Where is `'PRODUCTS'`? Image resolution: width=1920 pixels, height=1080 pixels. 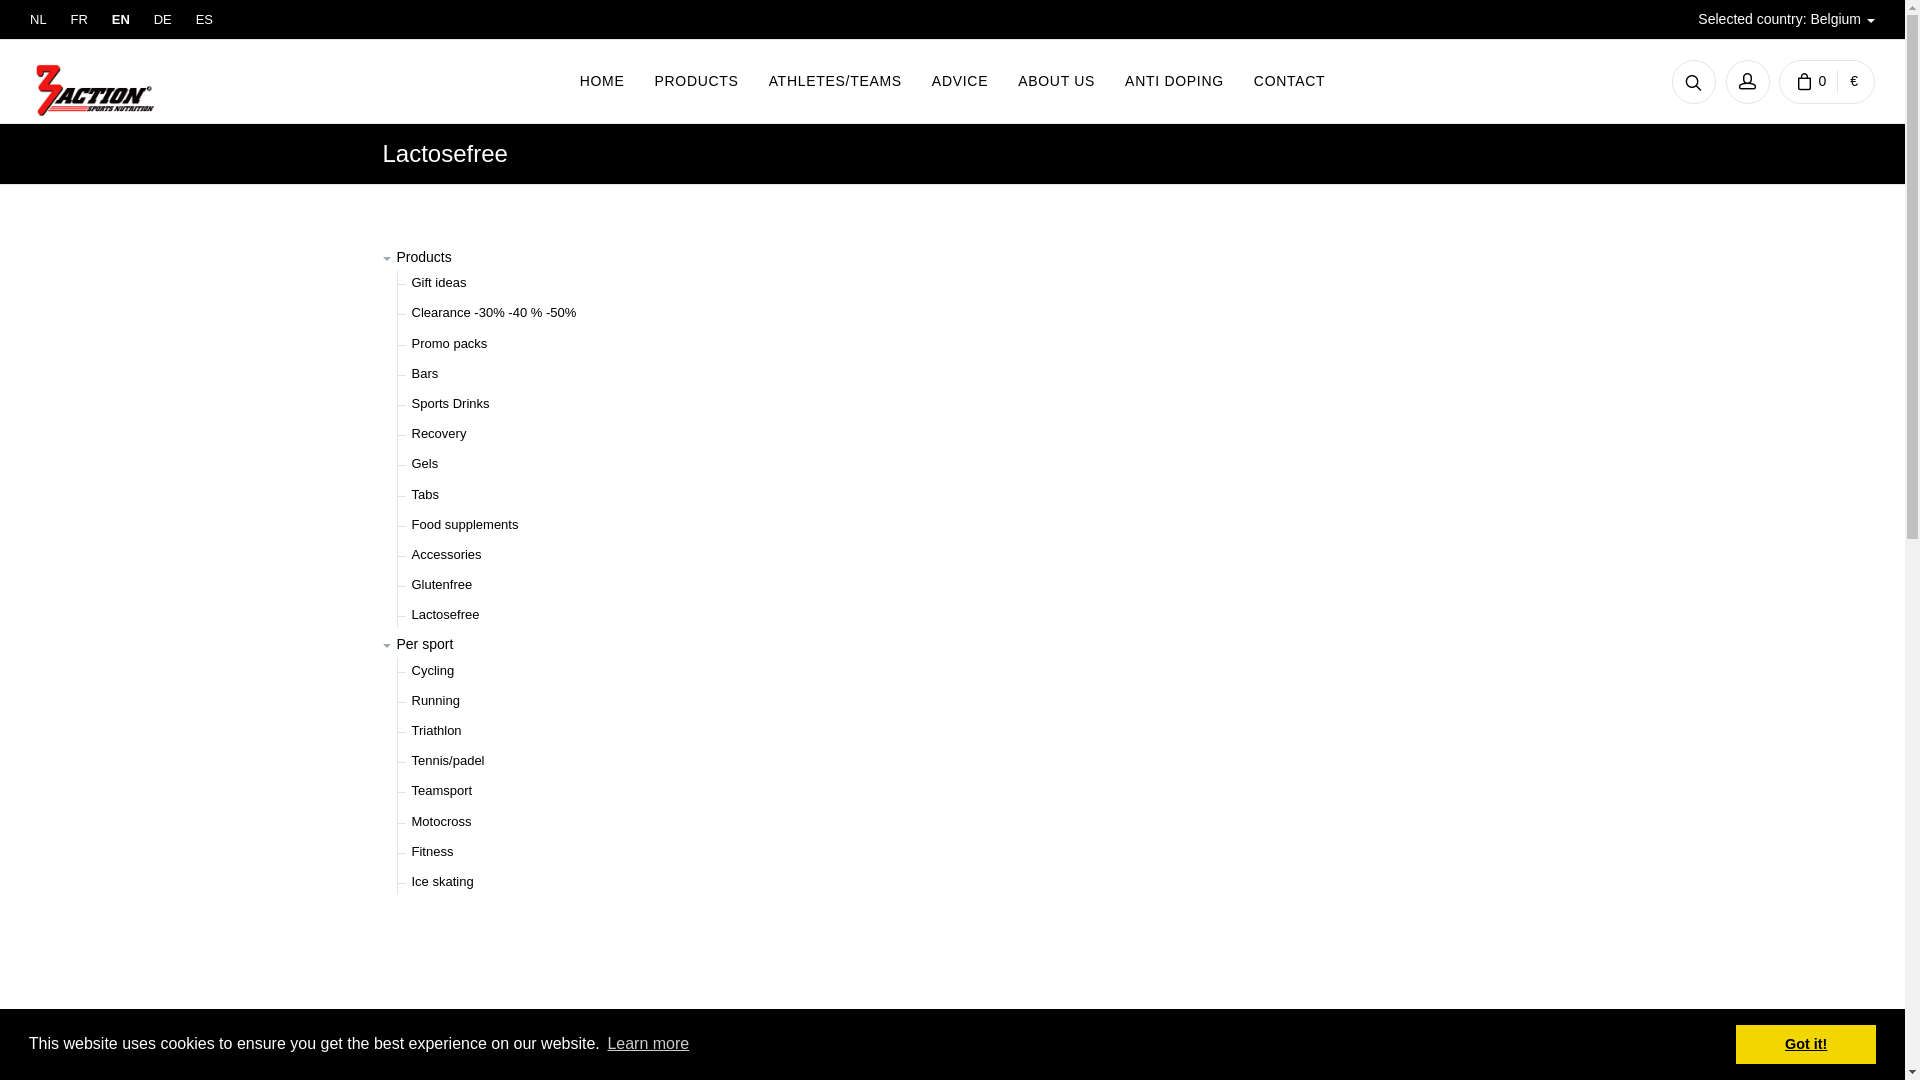 'PRODUCTS' is located at coordinates (696, 80).